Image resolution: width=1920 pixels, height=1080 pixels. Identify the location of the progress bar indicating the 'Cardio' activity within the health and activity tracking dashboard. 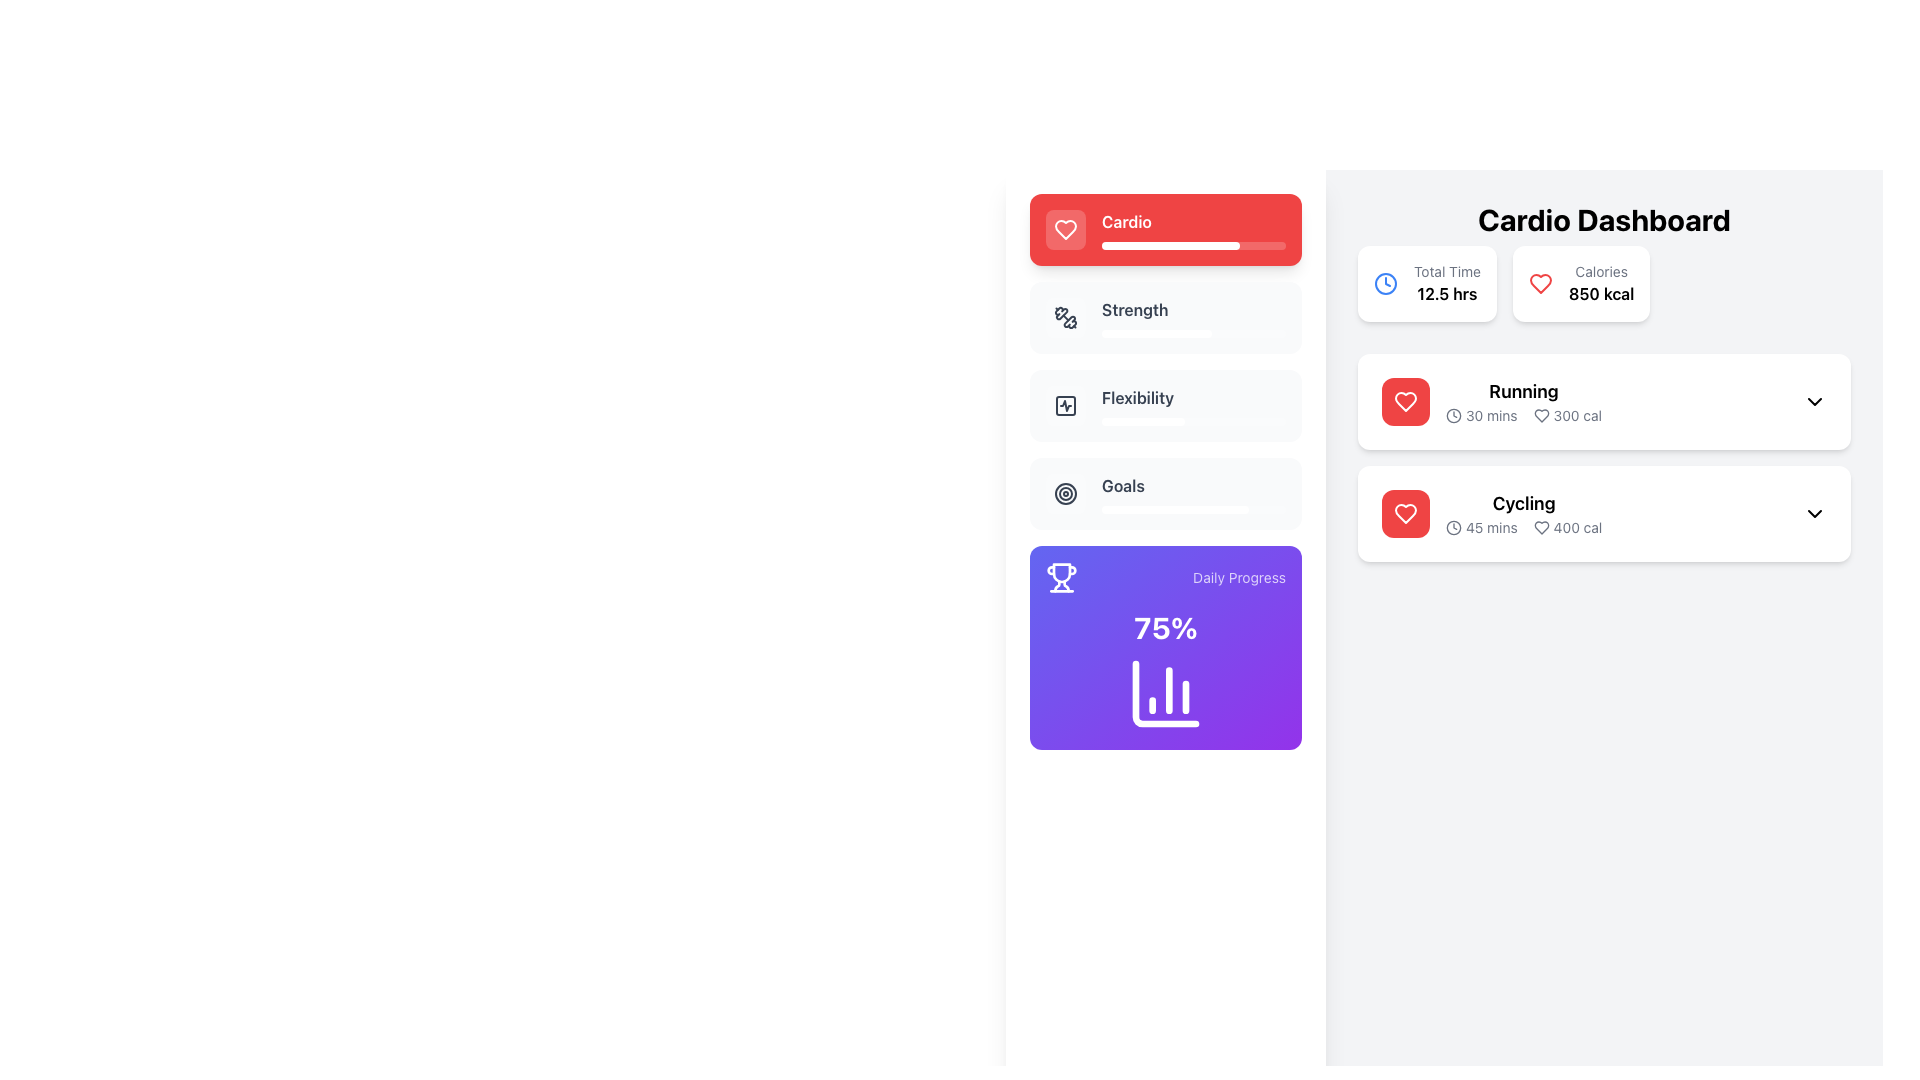
(1171, 245).